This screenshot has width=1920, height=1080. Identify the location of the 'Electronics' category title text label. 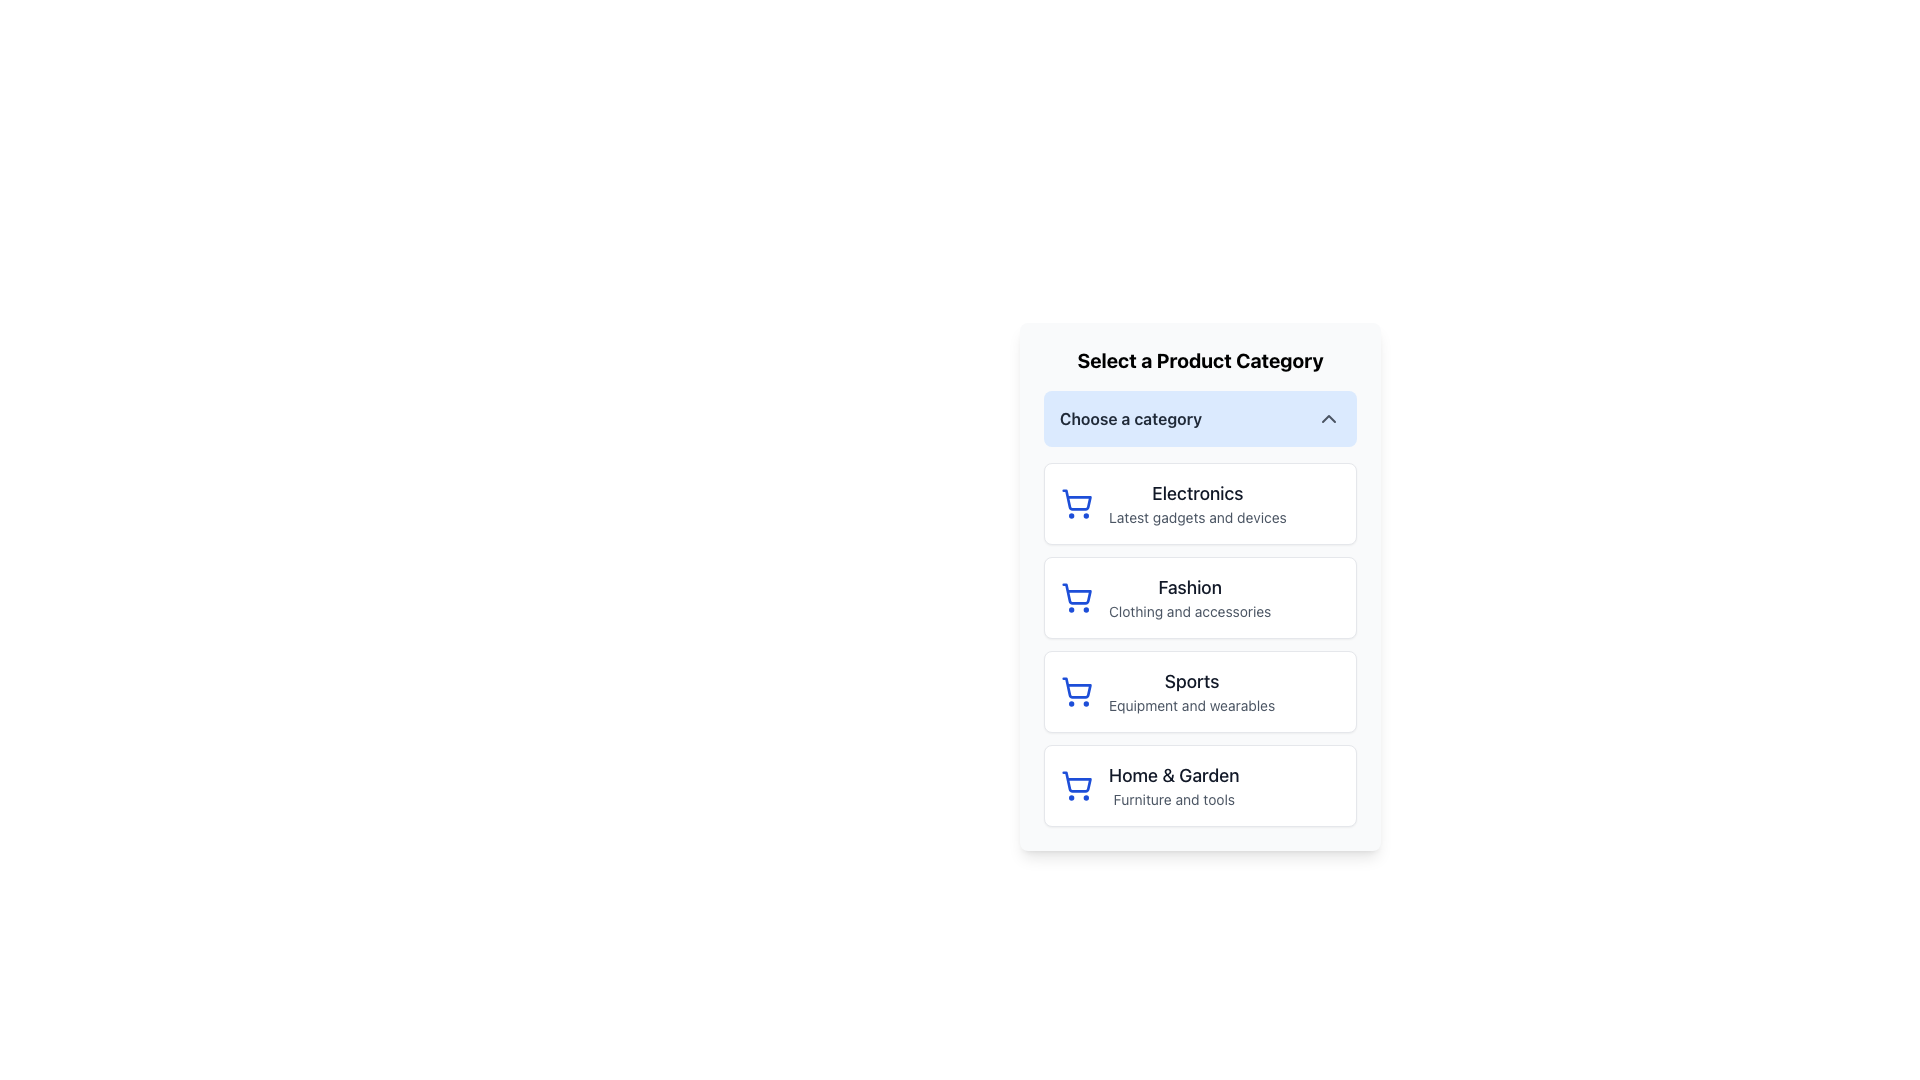
(1197, 493).